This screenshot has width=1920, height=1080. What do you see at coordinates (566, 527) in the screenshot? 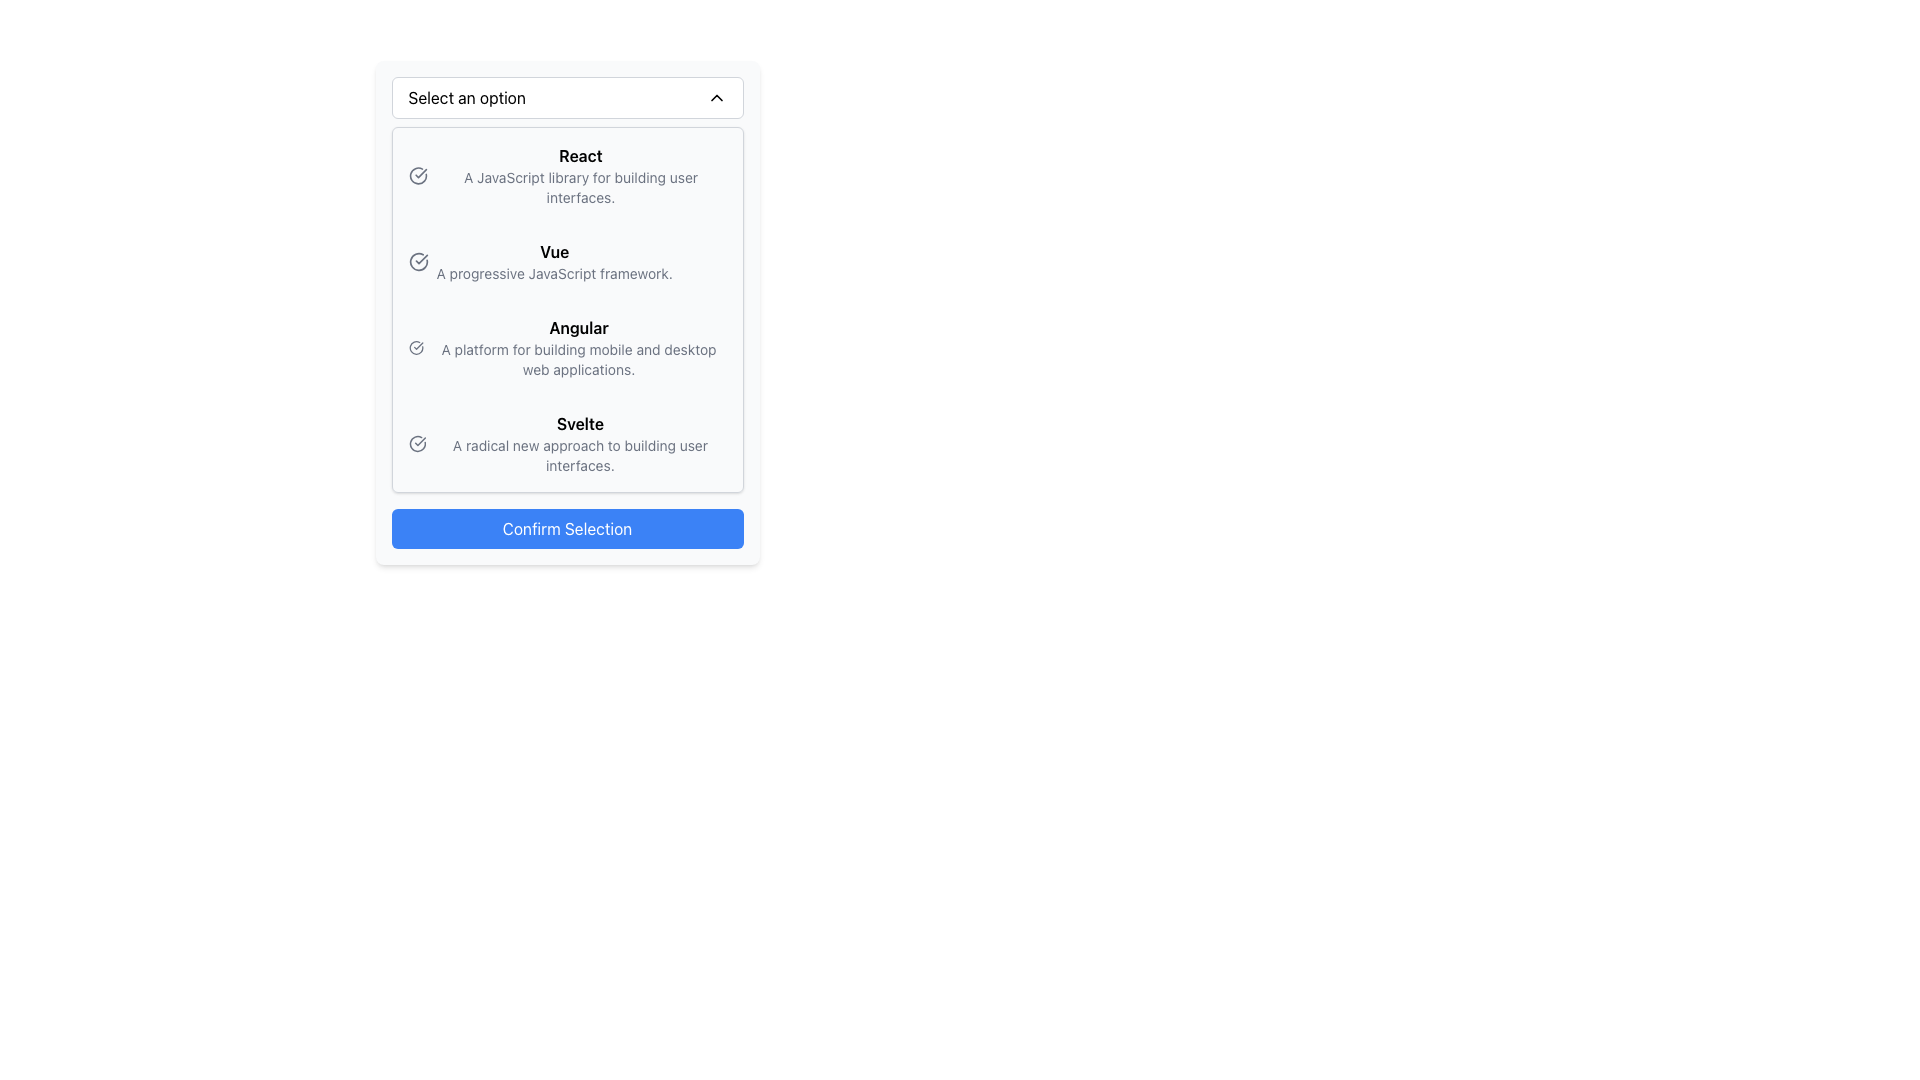
I see `the confirm button located at the bottom of the programming frameworks list` at bounding box center [566, 527].